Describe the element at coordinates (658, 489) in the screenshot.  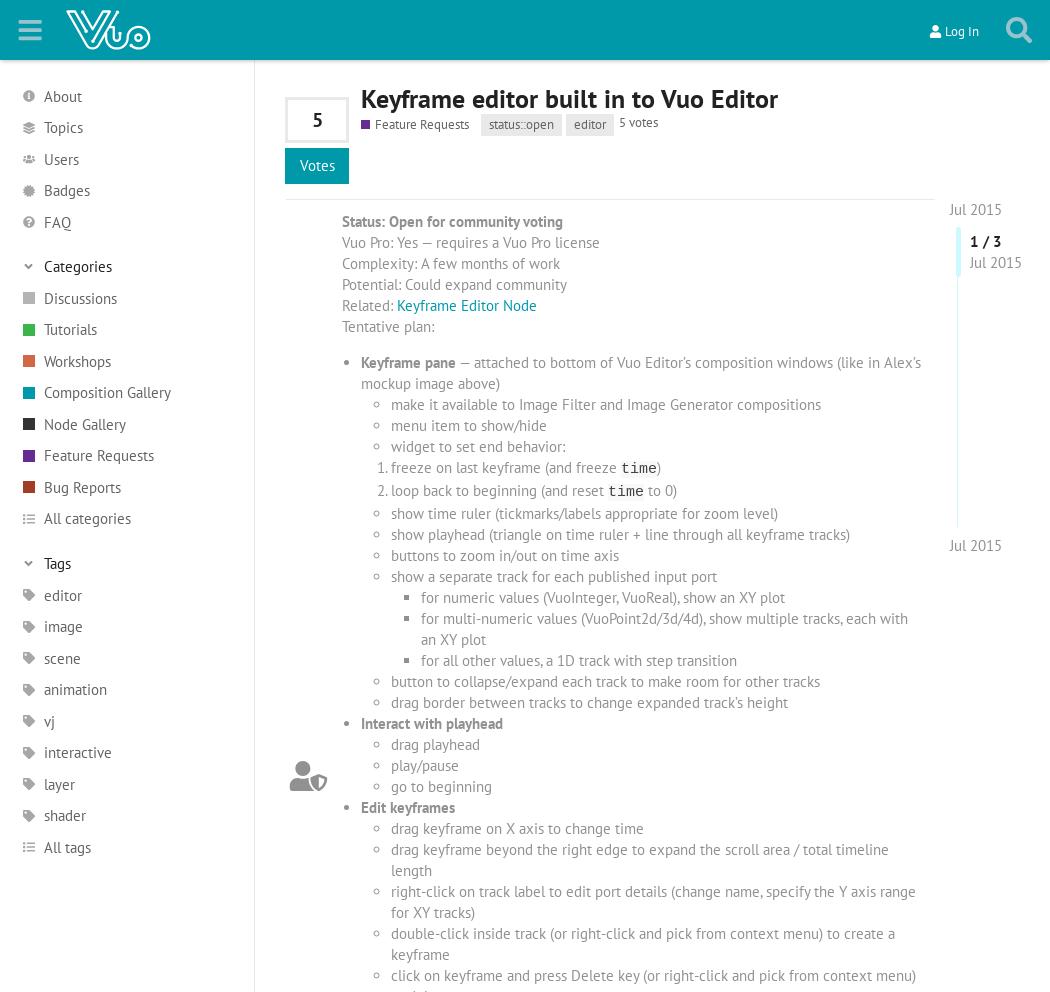
I see `'to 0)'` at that location.